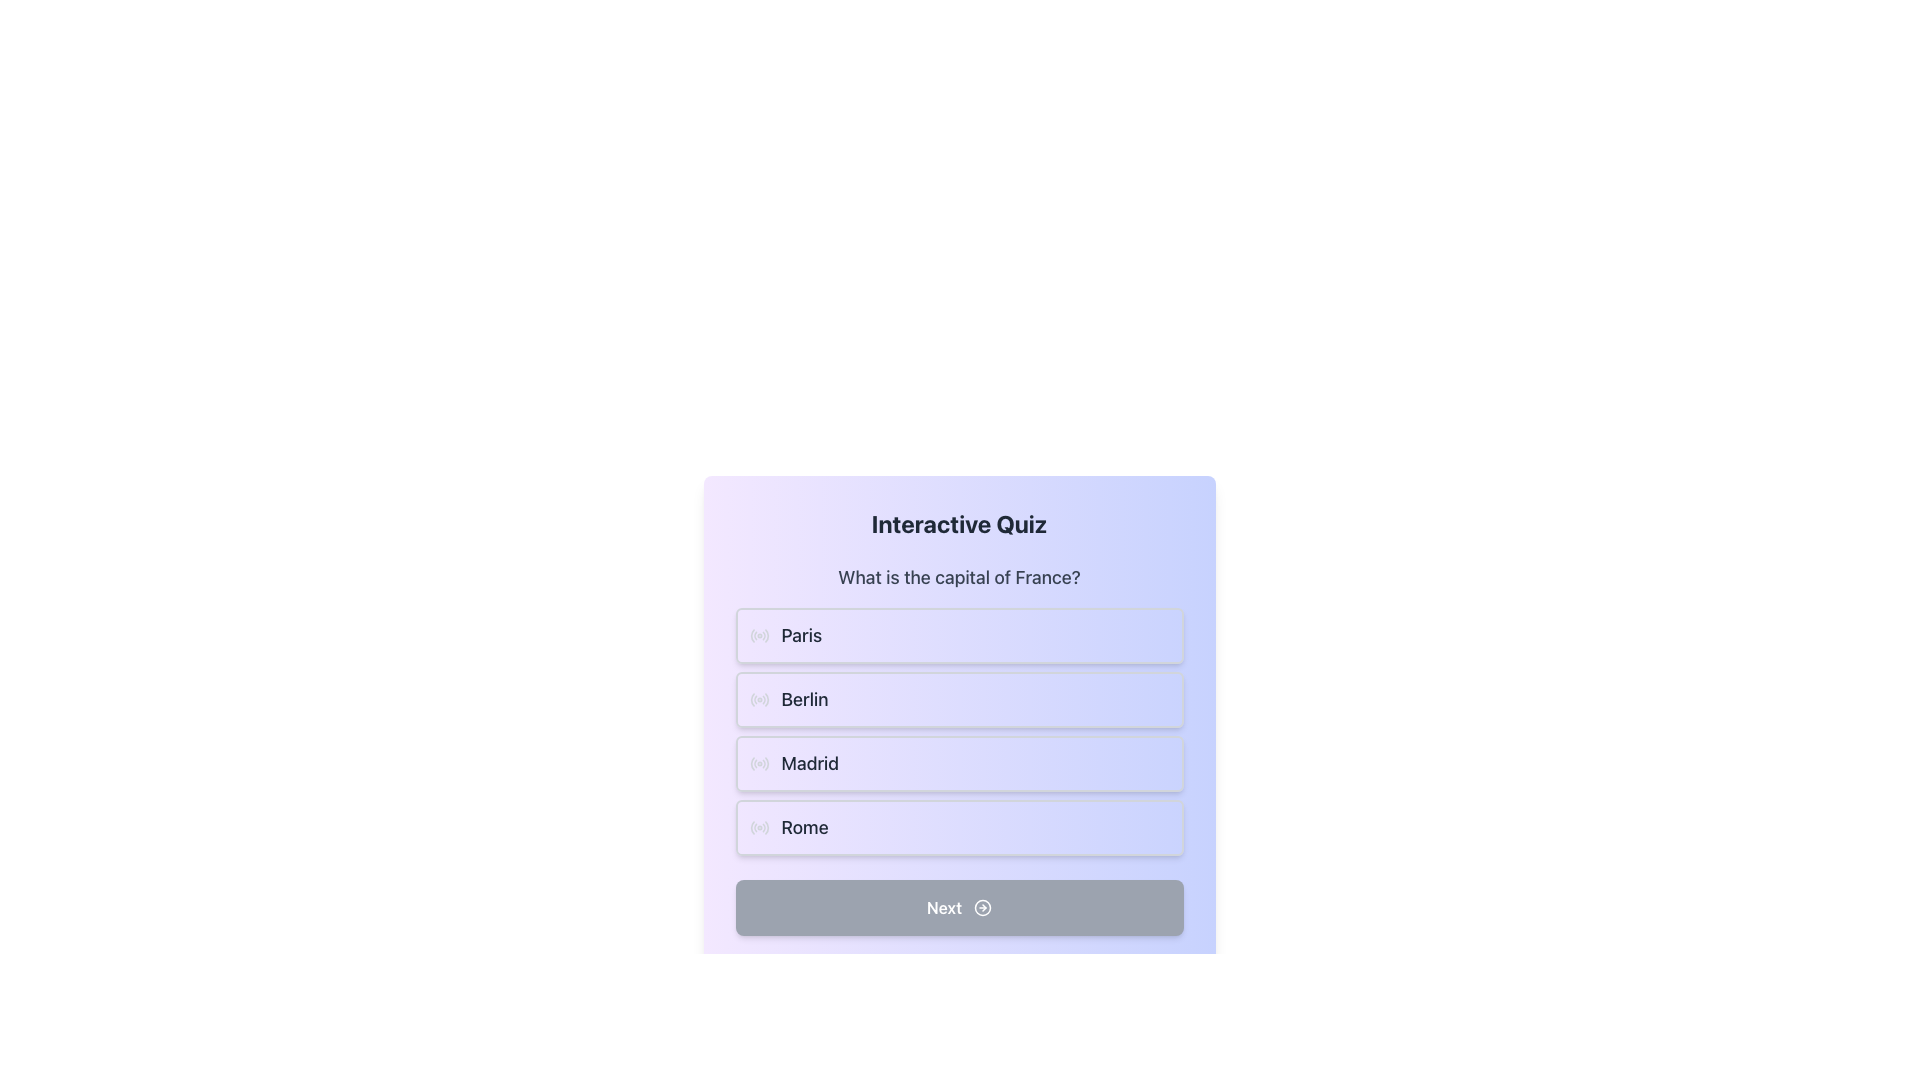  What do you see at coordinates (958, 732) in the screenshot?
I see `the 'Madrid' option in the quiz` at bounding box center [958, 732].